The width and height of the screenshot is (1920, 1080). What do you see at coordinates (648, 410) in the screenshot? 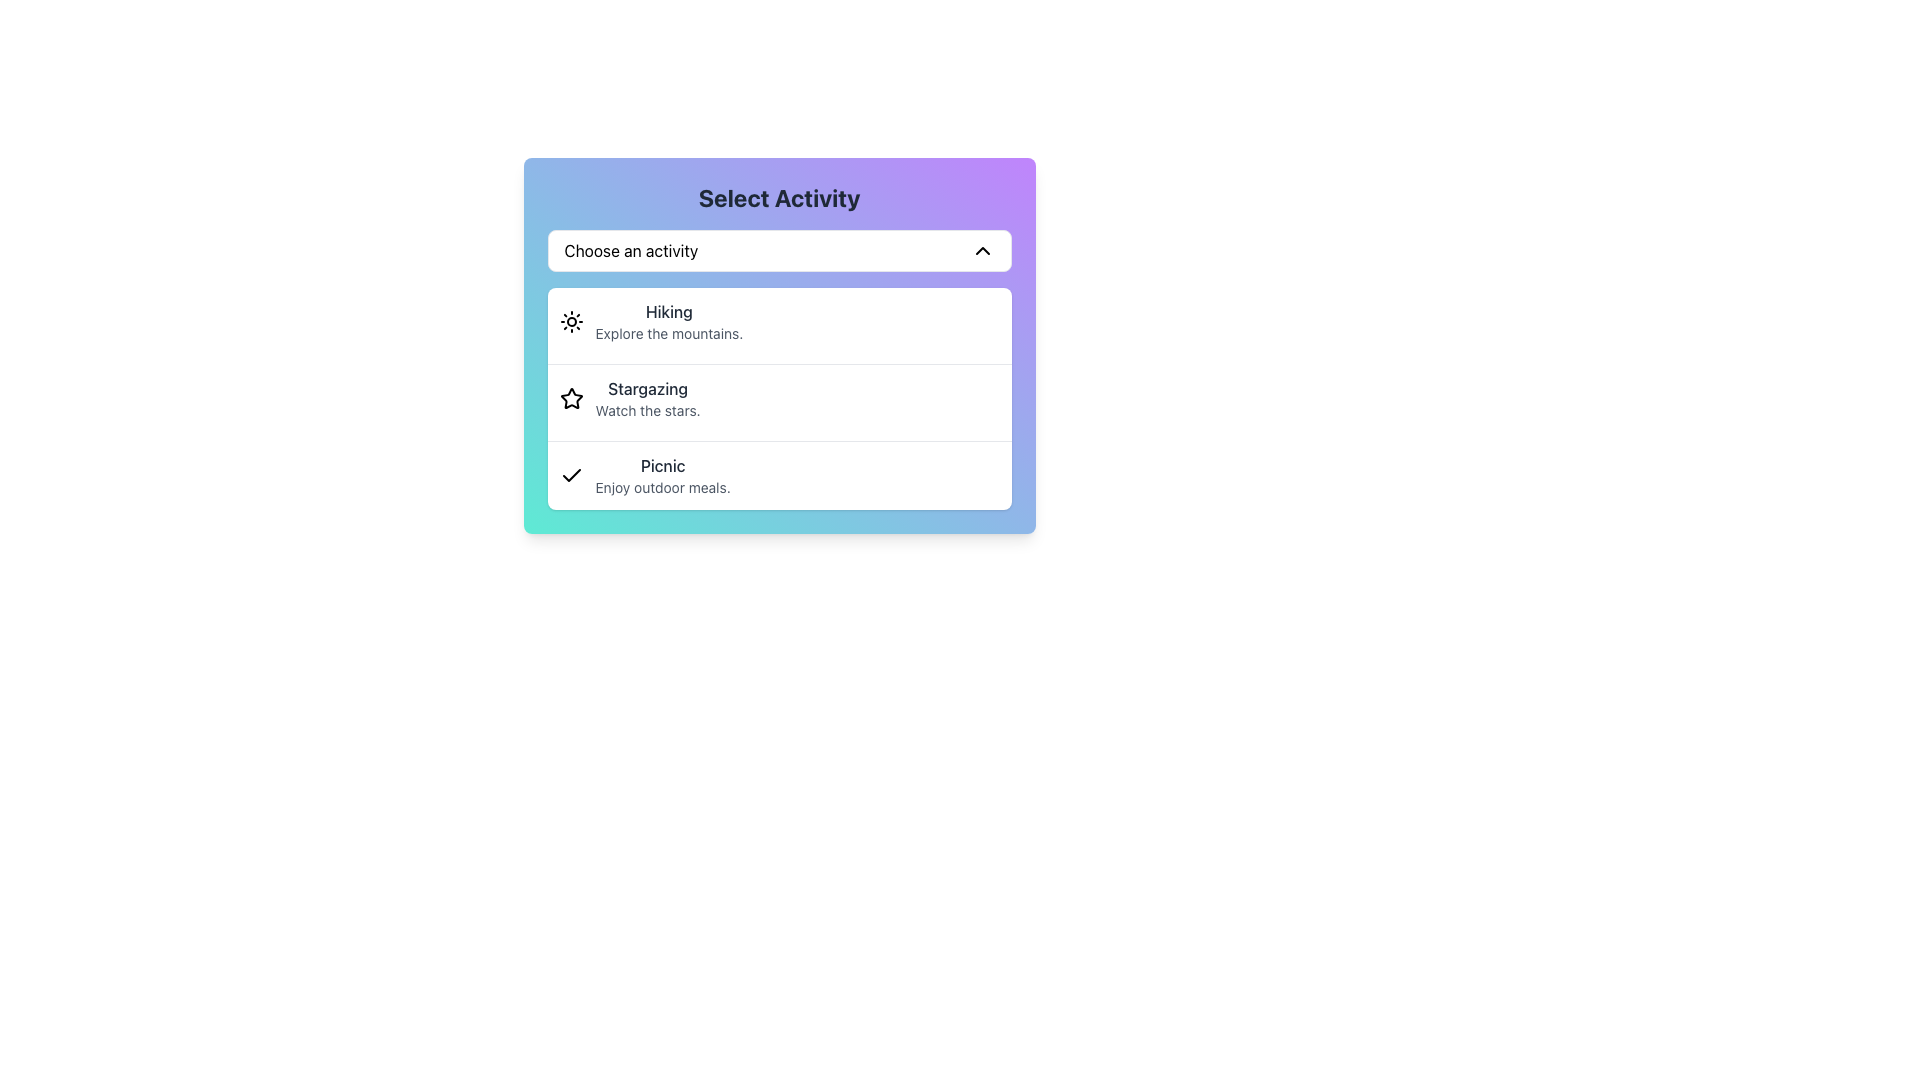
I see `the descriptive text label that provides additional information about the 'Stargazing' activity, located directly beneath it in the dropdown interface` at bounding box center [648, 410].